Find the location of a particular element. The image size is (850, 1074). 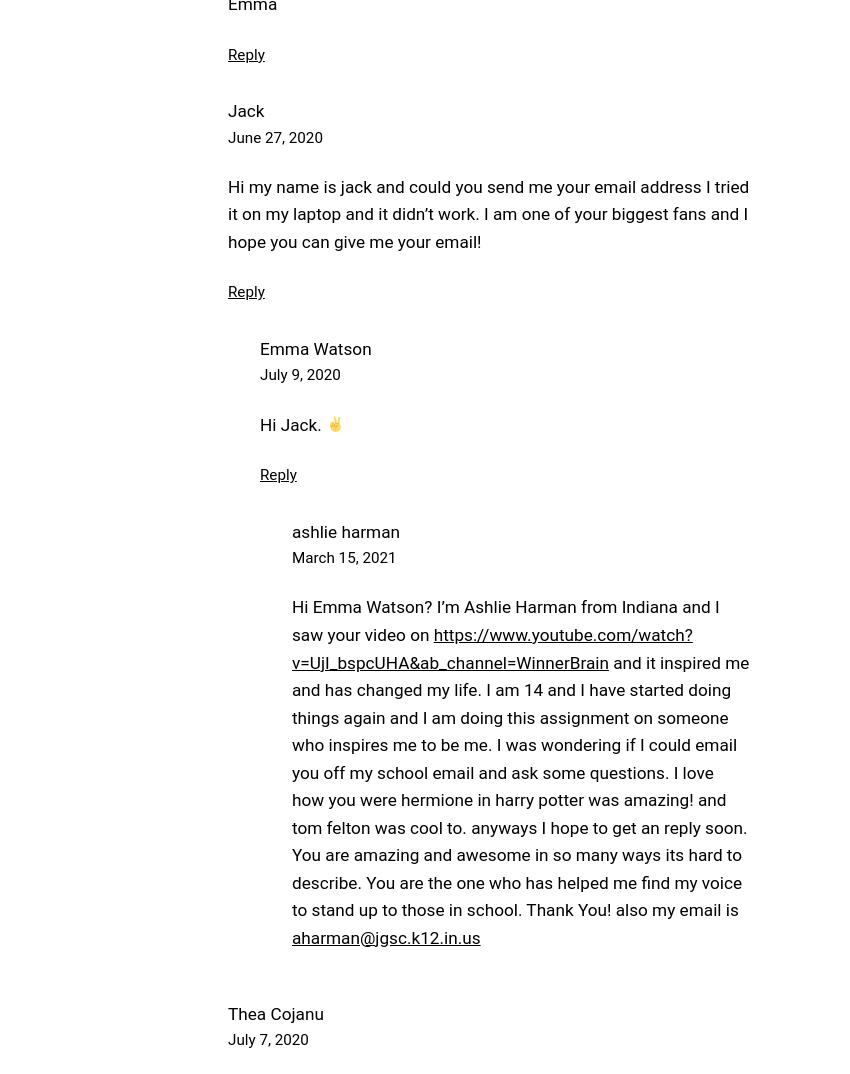

'aharman@jgsc.k12.in.us' is located at coordinates (385, 936).